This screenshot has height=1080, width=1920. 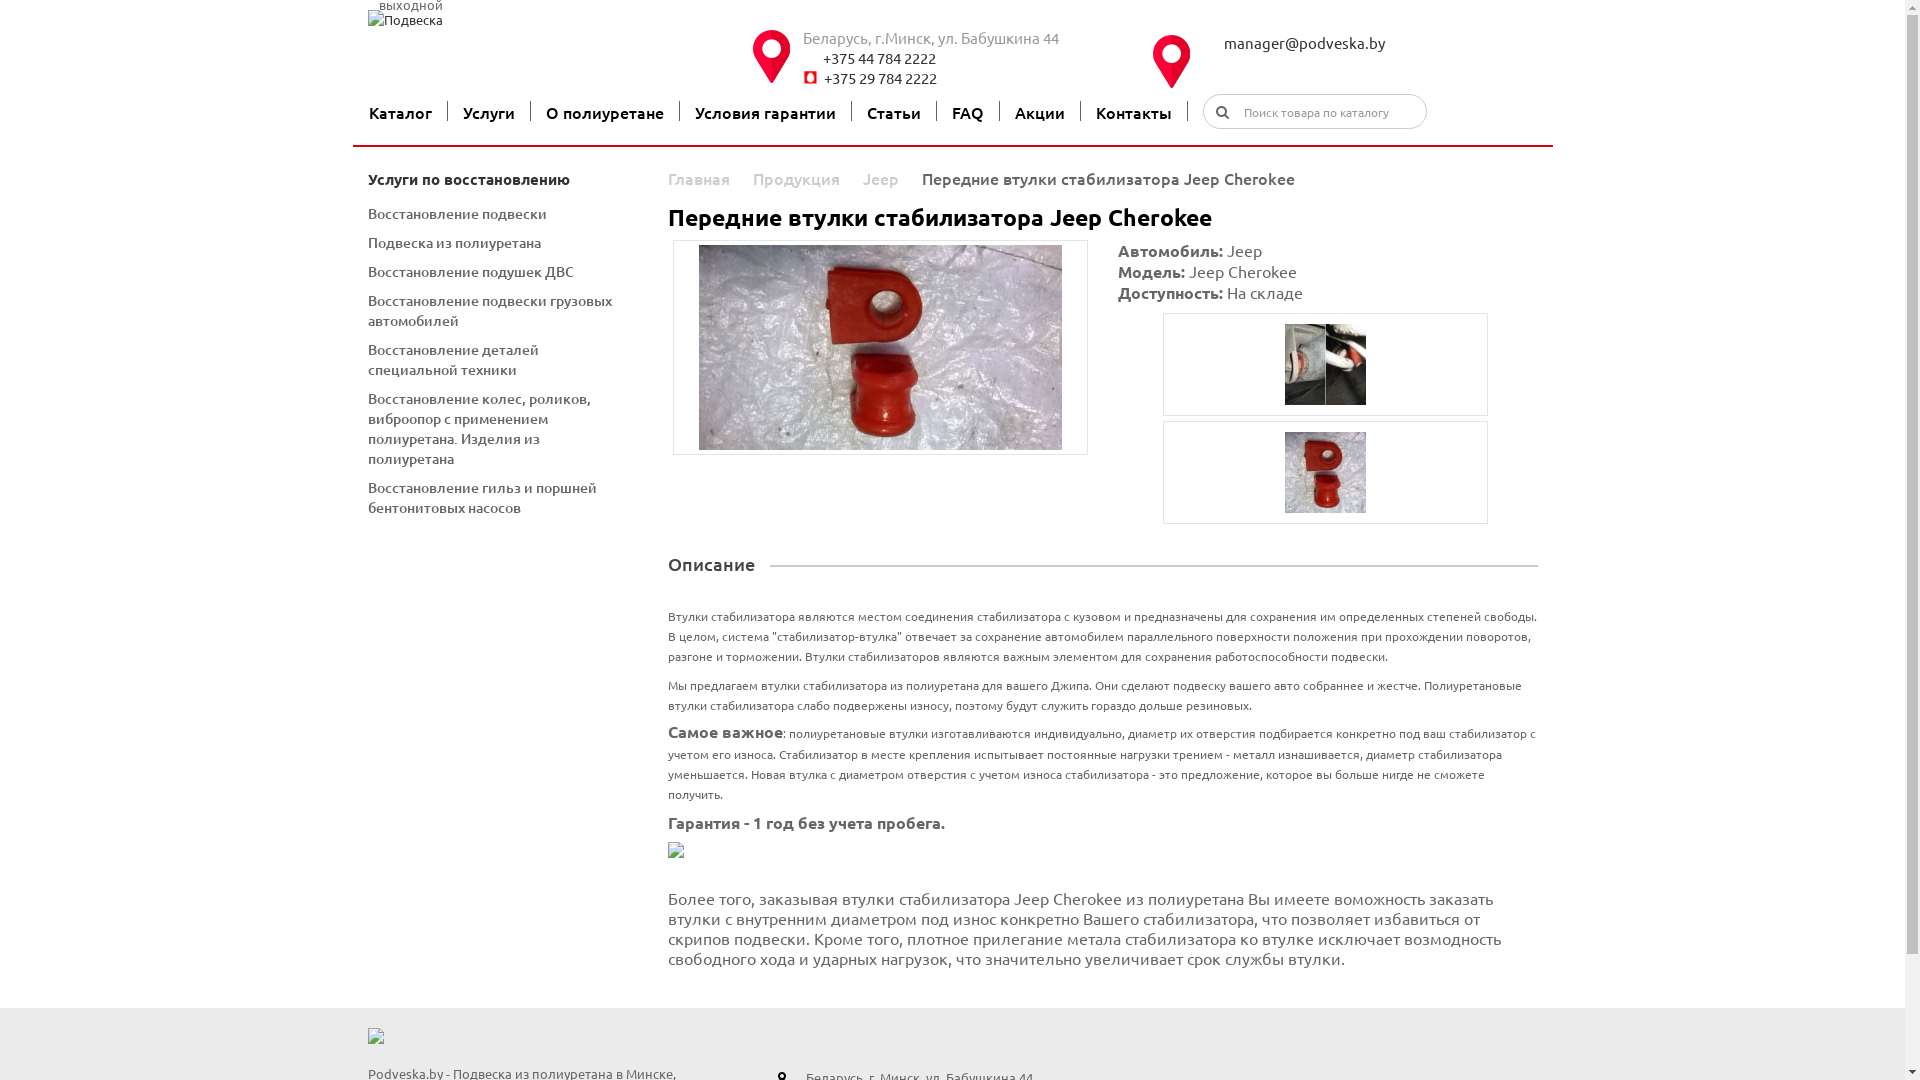 What do you see at coordinates (977, 56) in the screenshot?
I see `'+375 44 784 2222'` at bounding box center [977, 56].